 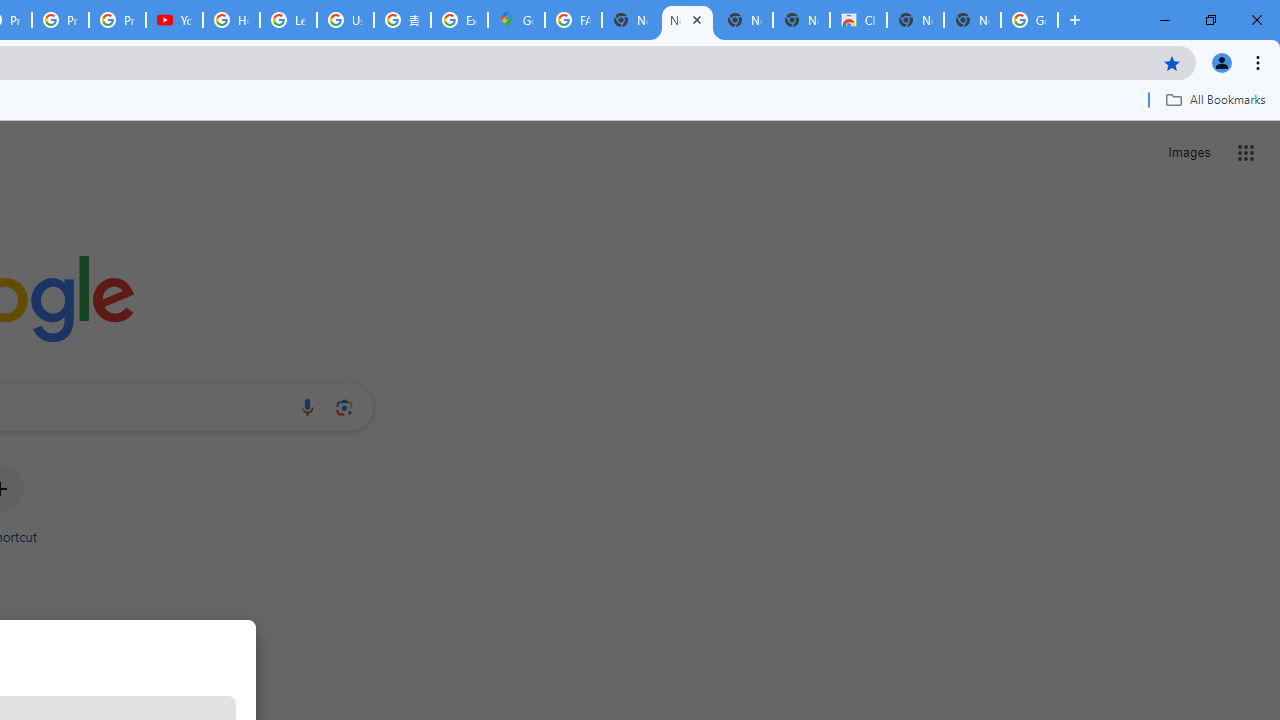 What do you see at coordinates (60, 20) in the screenshot?
I see `'Privacy Checkup'` at bounding box center [60, 20].